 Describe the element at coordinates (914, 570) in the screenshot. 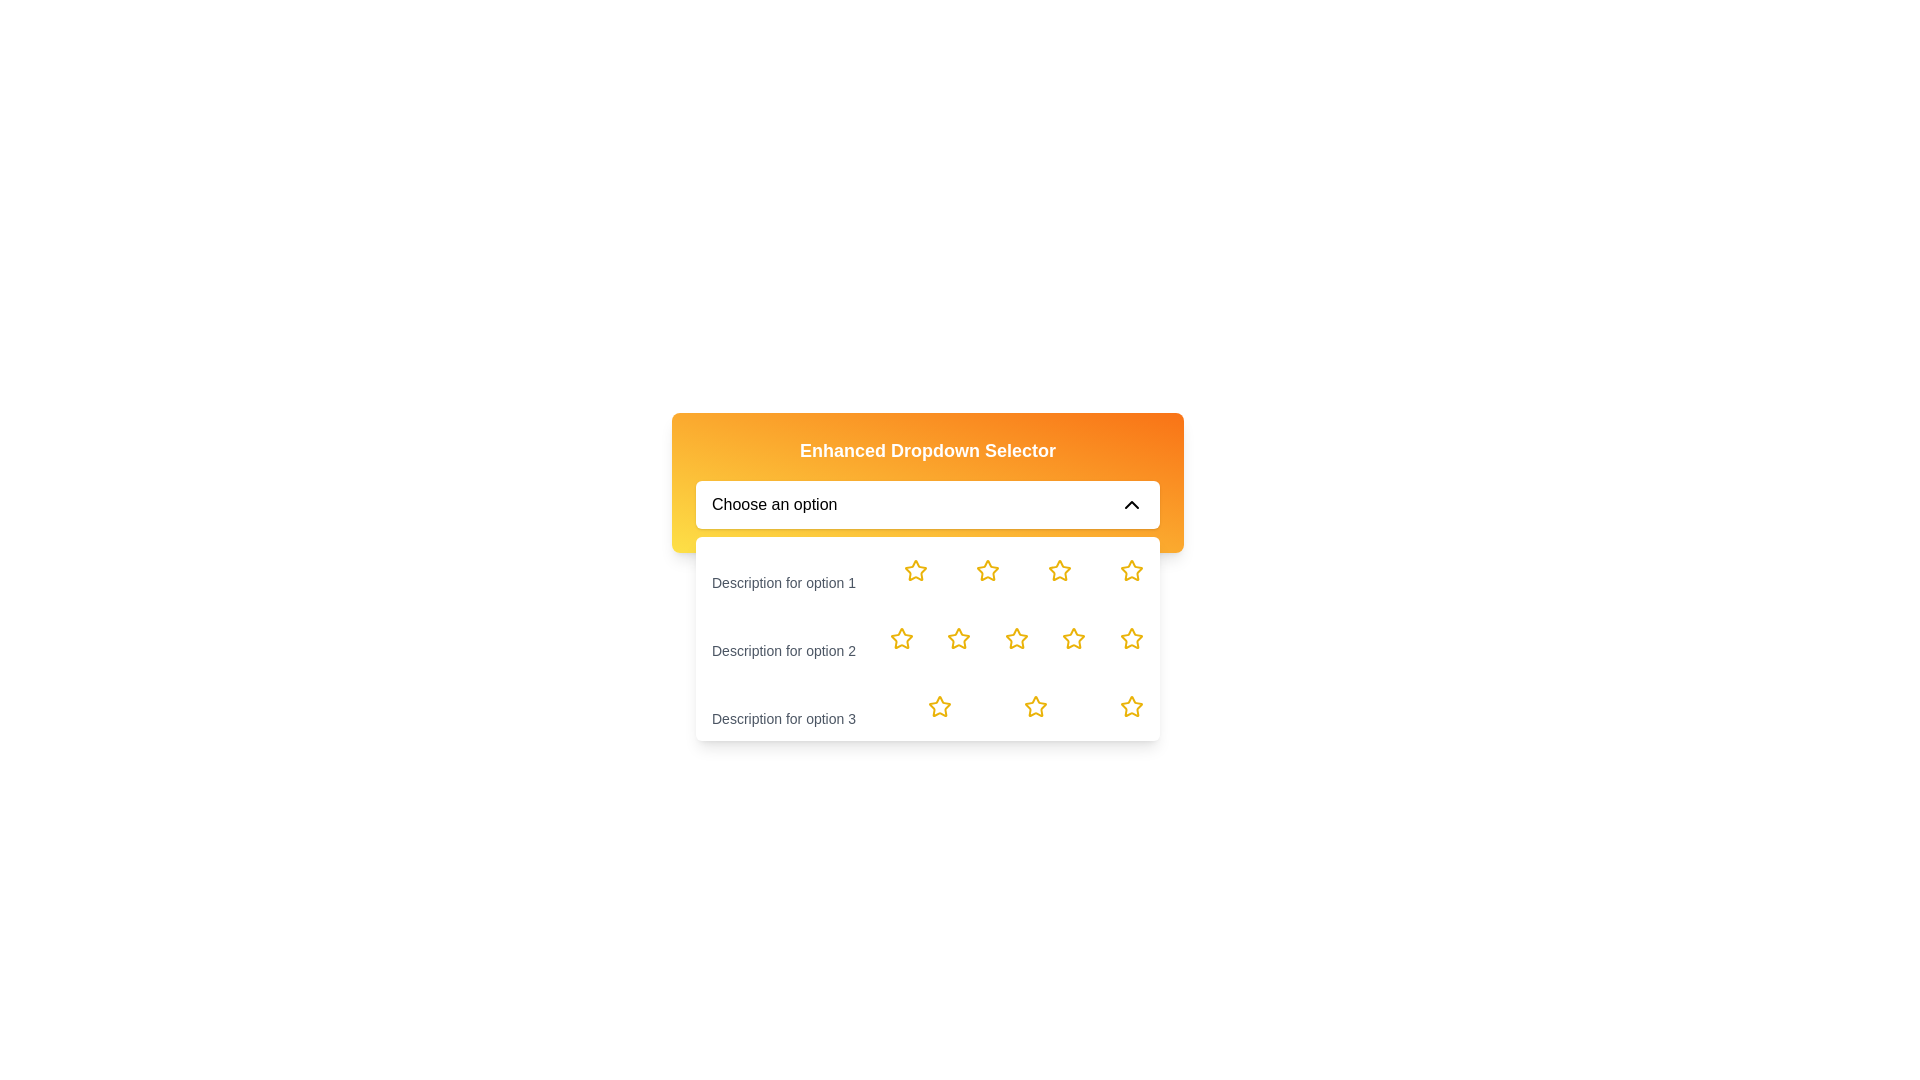

I see `the first star-shaped icon button in the row of rating stars located in the 'Enhanced Dropdown Selector'` at that location.